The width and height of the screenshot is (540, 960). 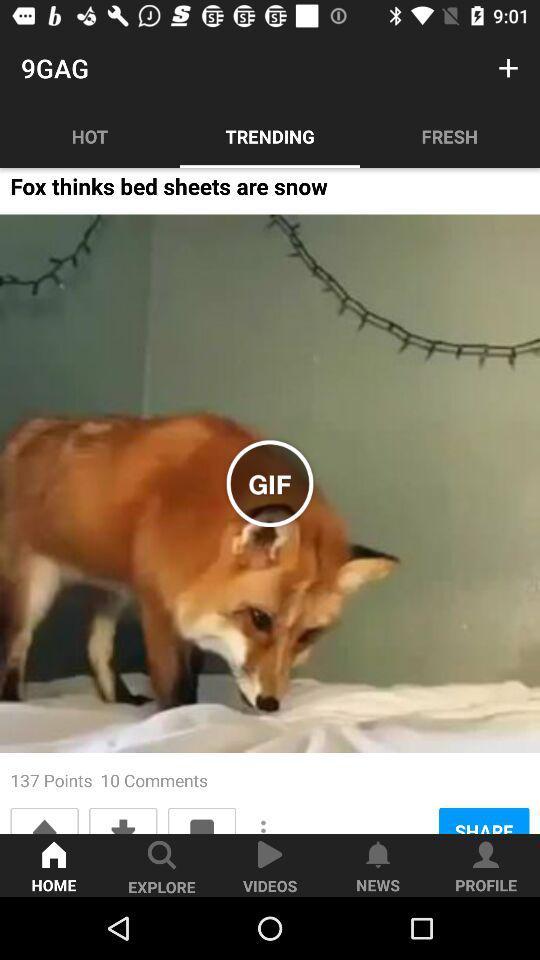 What do you see at coordinates (483, 820) in the screenshot?
I see `the share icon` at bounding box center [483, 820].